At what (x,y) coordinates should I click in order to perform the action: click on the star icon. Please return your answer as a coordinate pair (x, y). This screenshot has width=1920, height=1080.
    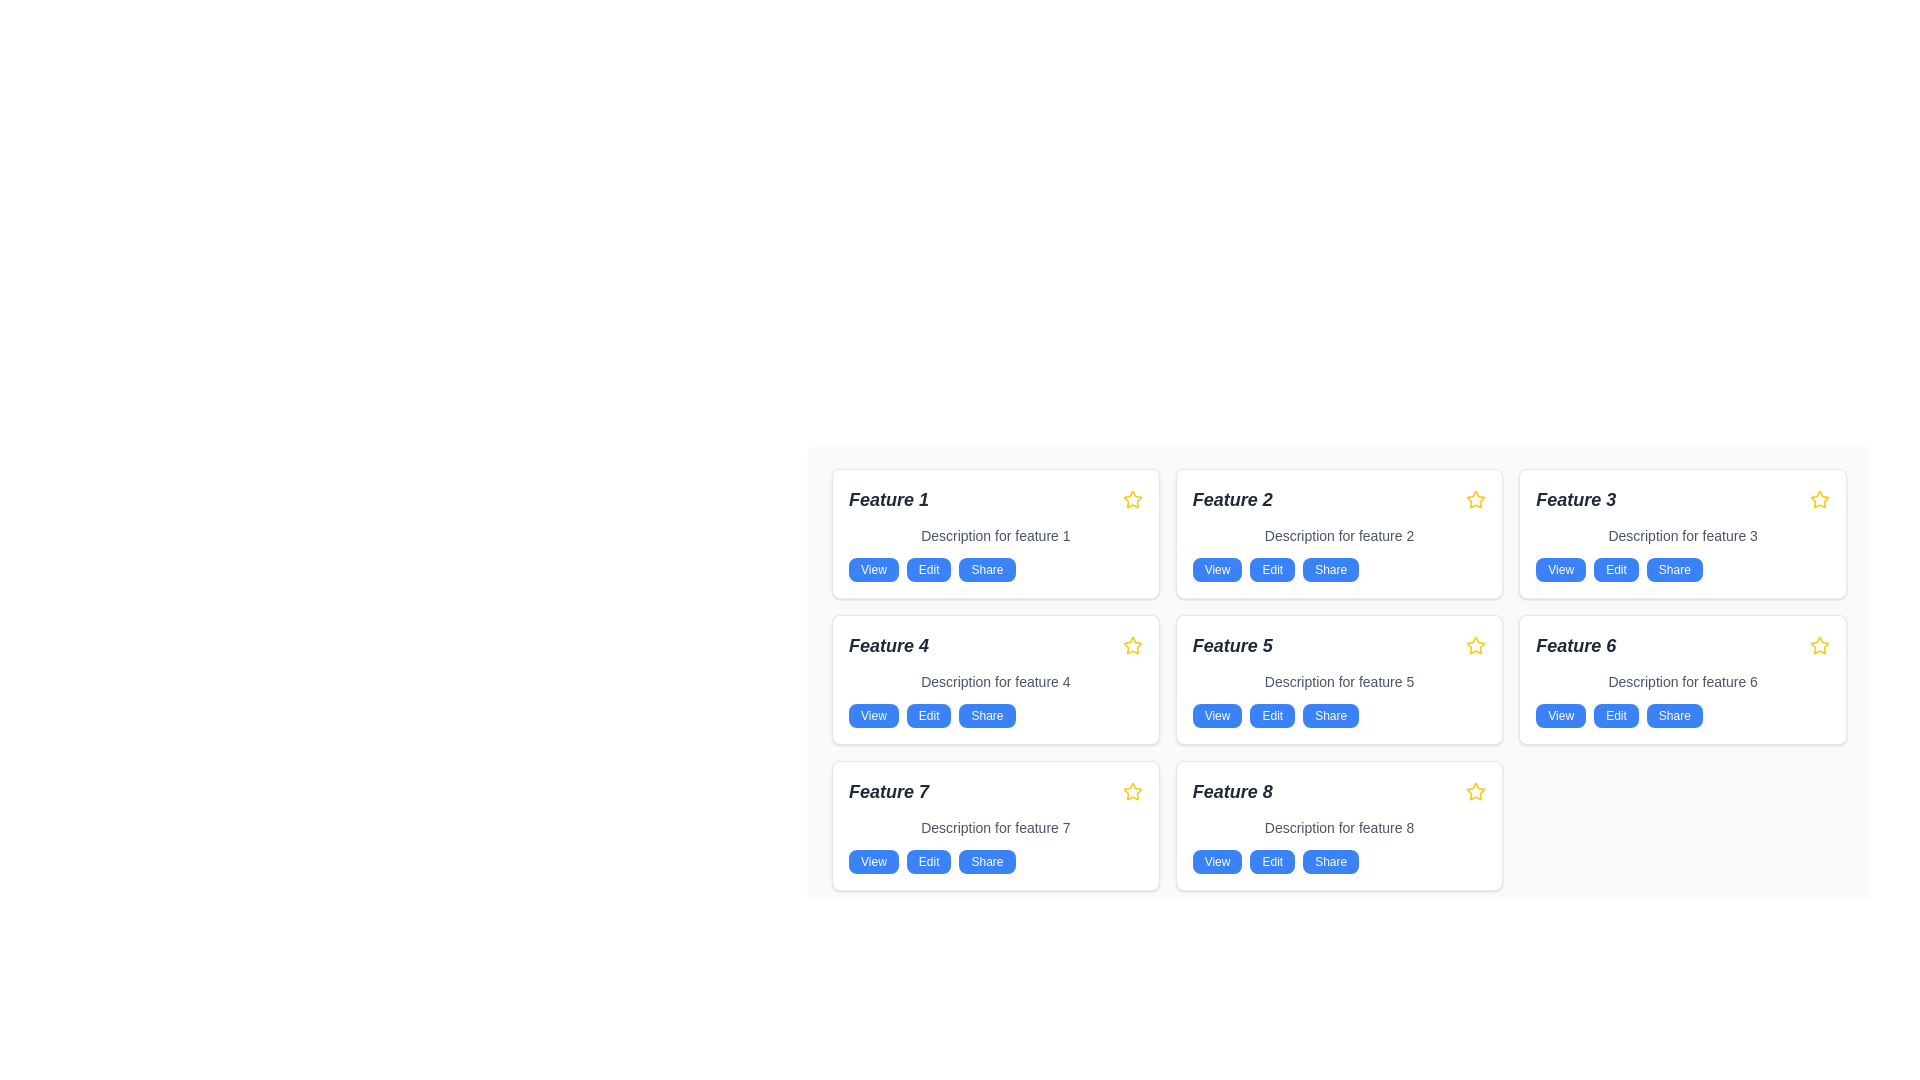
    Looking at the image, I should click on (1476, 790).